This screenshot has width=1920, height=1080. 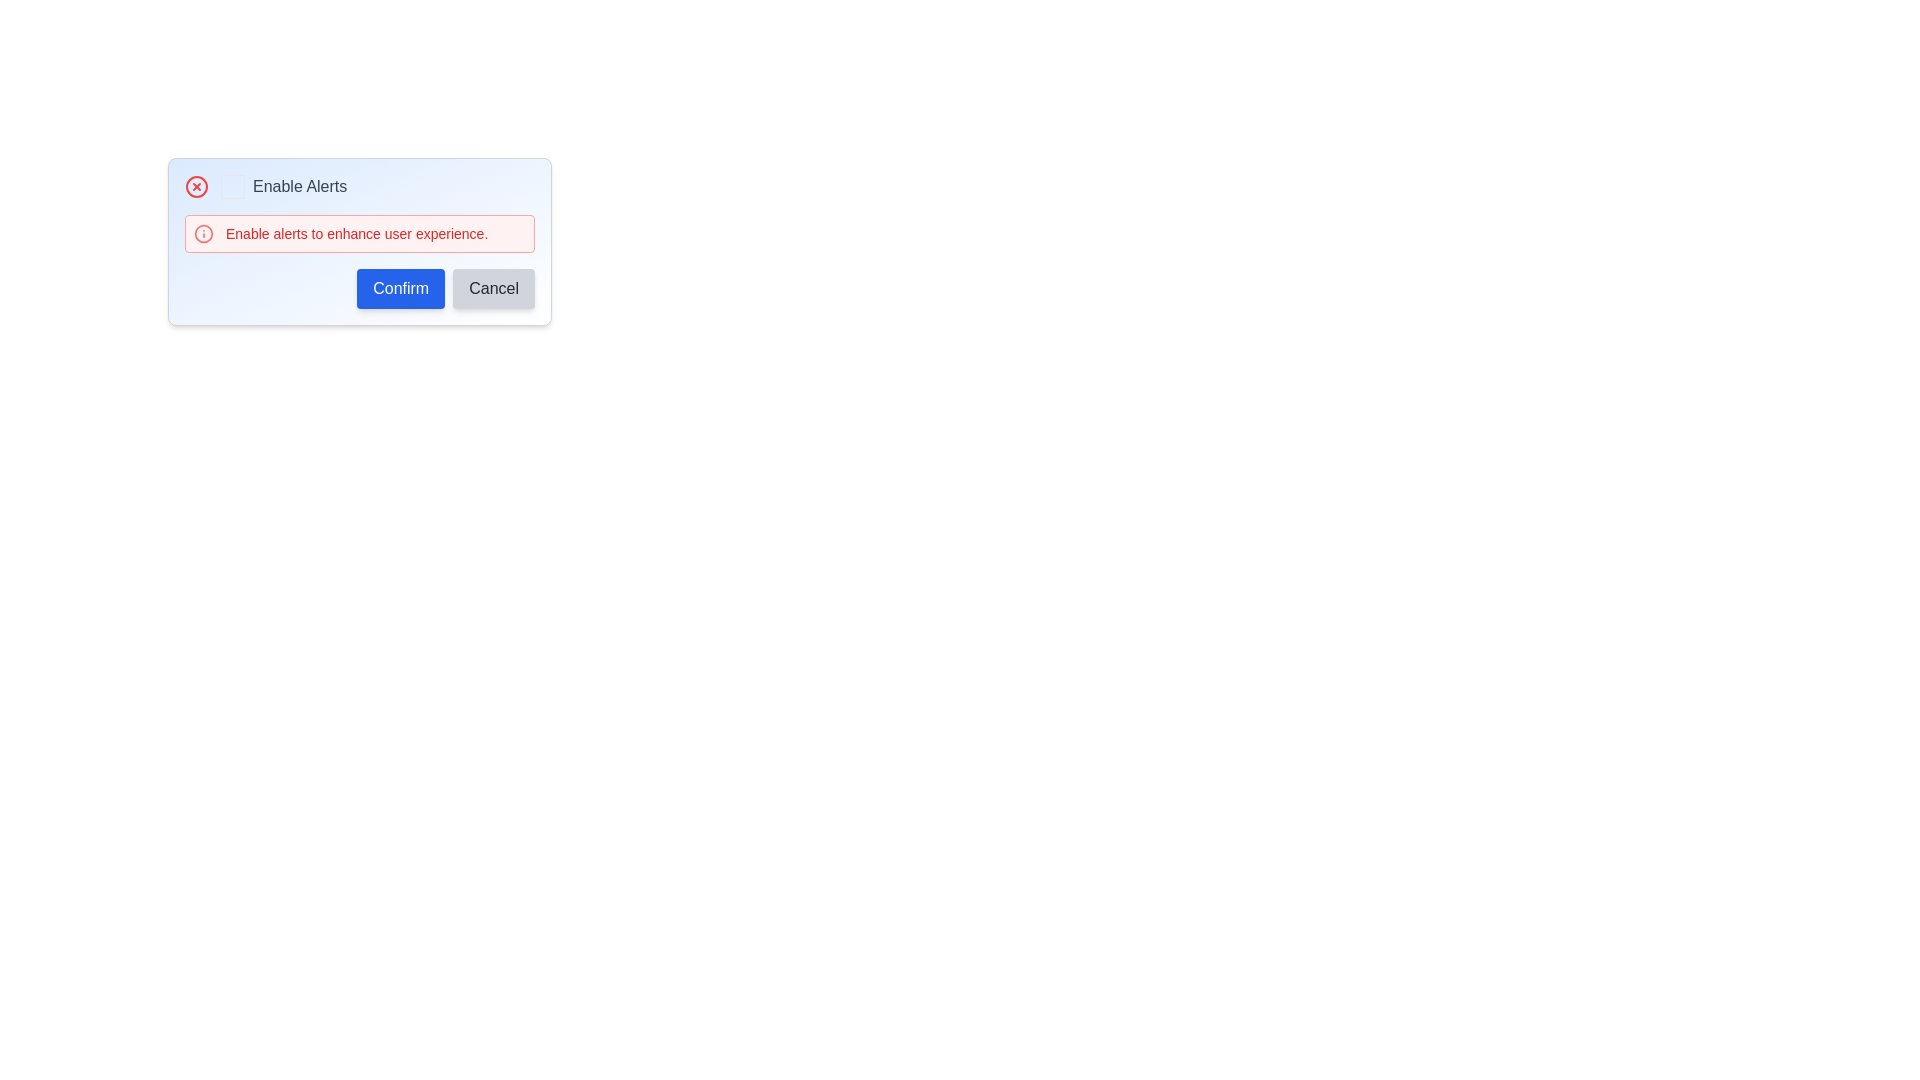 I want to click on the 'Cancel' button, so click(x=494, y=289).